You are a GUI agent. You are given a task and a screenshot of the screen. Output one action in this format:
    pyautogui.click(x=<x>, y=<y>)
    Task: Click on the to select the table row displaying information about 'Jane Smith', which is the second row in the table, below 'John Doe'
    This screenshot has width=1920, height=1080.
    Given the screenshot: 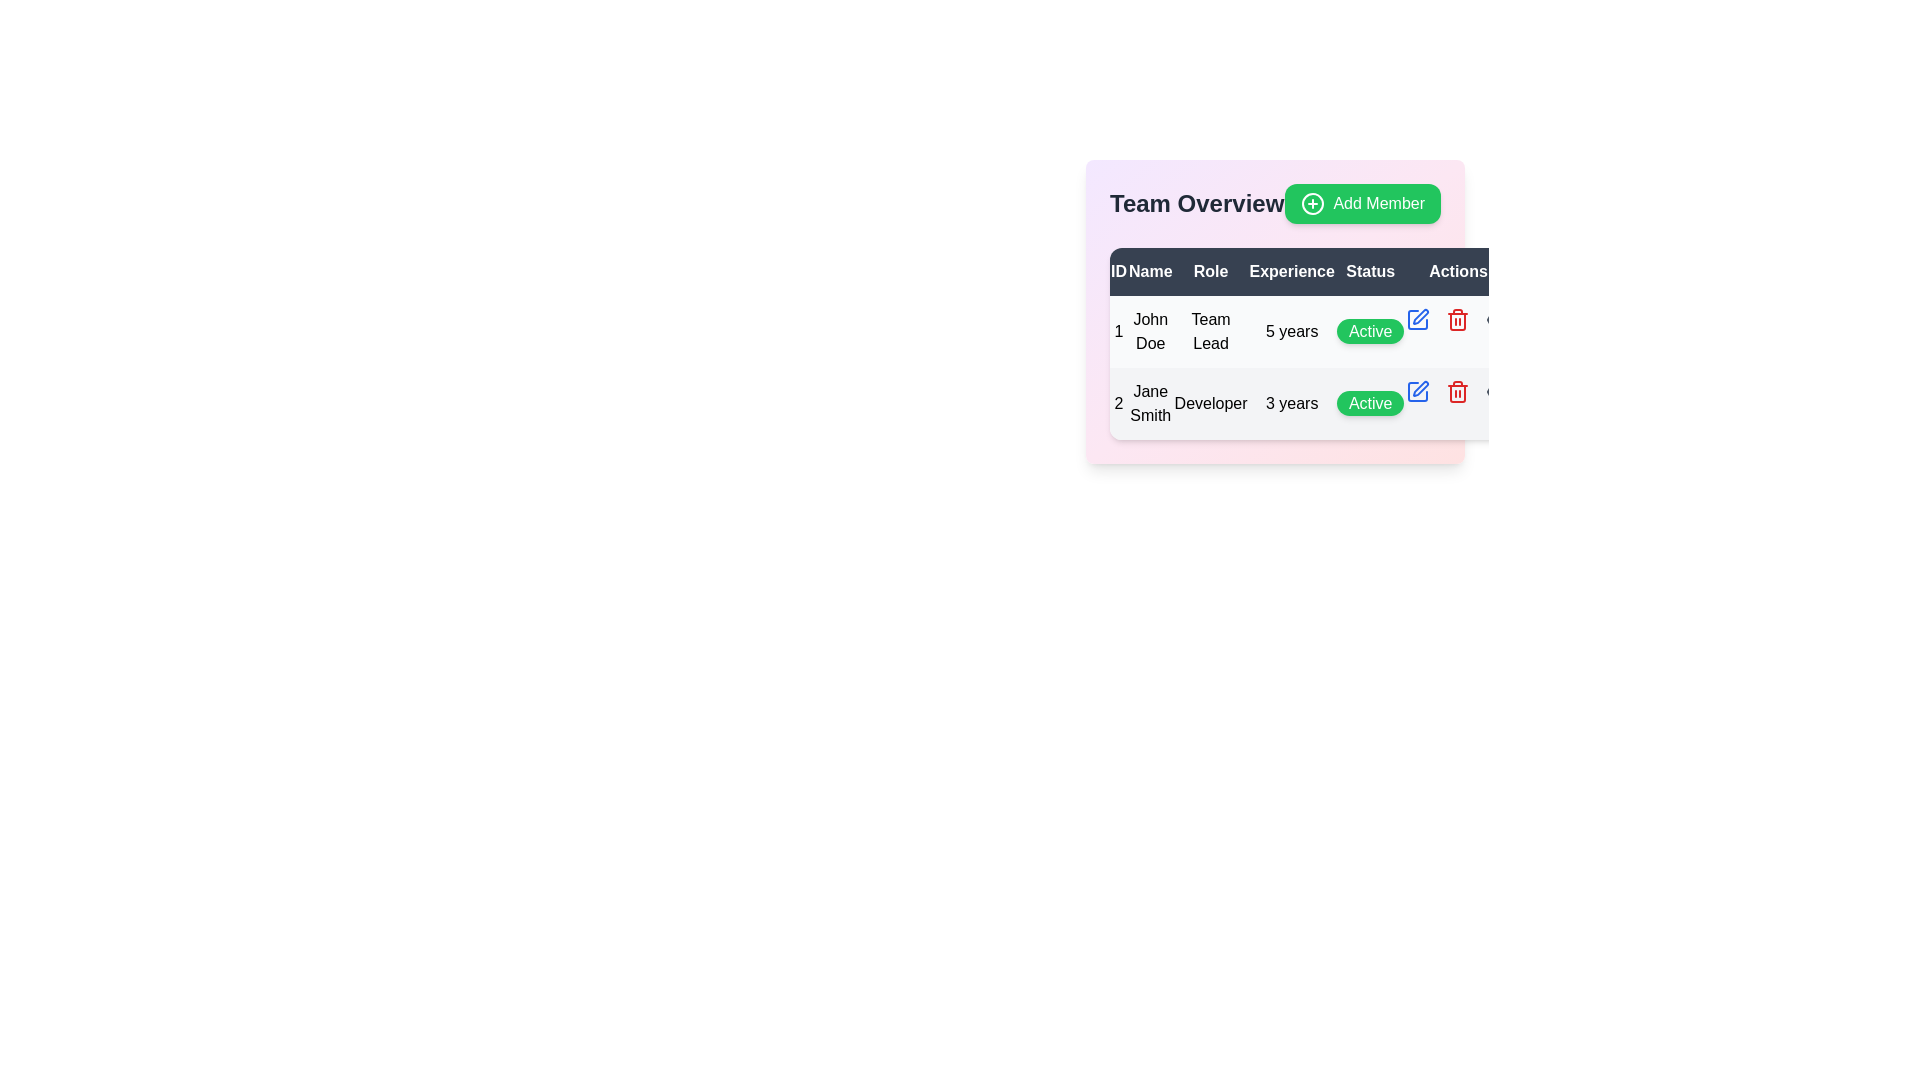 What is the action you would take?
    pyautogui.click(x=1310, y=404)
    